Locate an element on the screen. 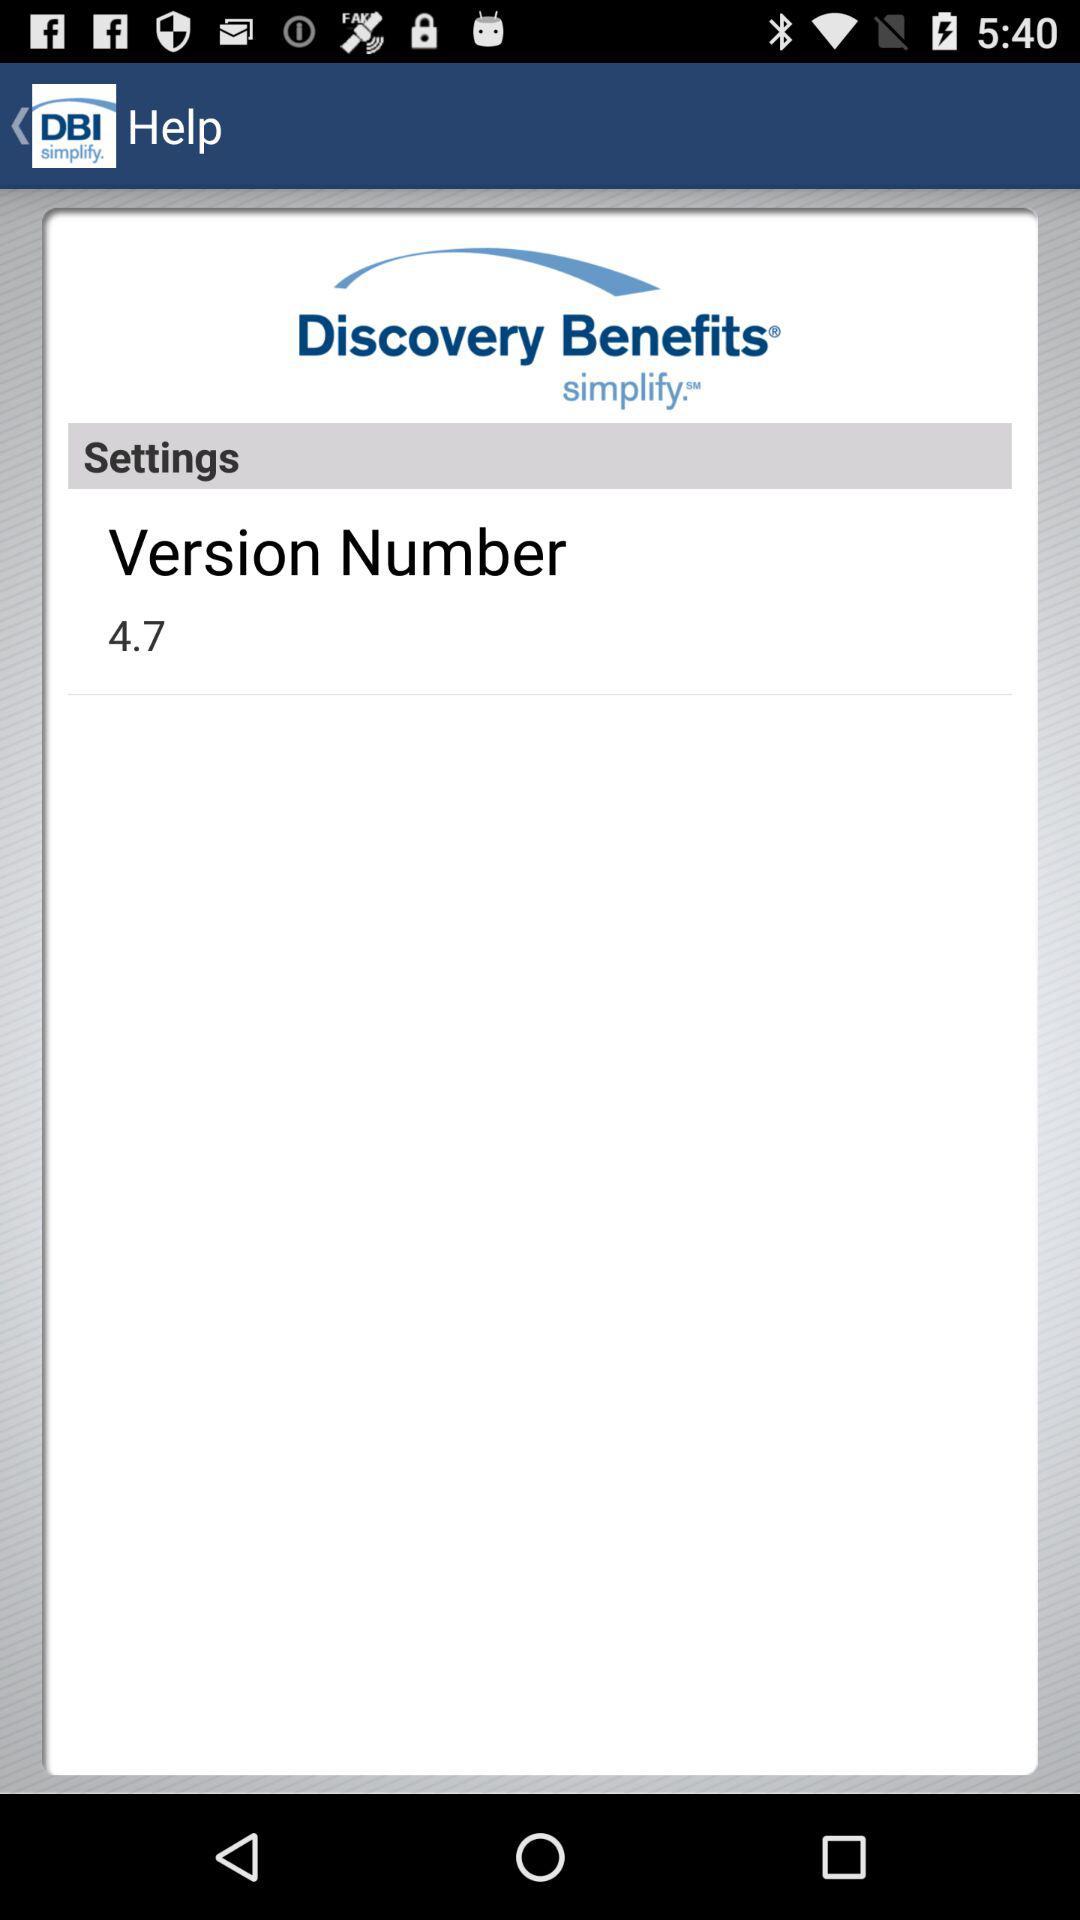 This screenshot has width=1080, height=1920. the 4.7 app is located at coordinates (135, 633).